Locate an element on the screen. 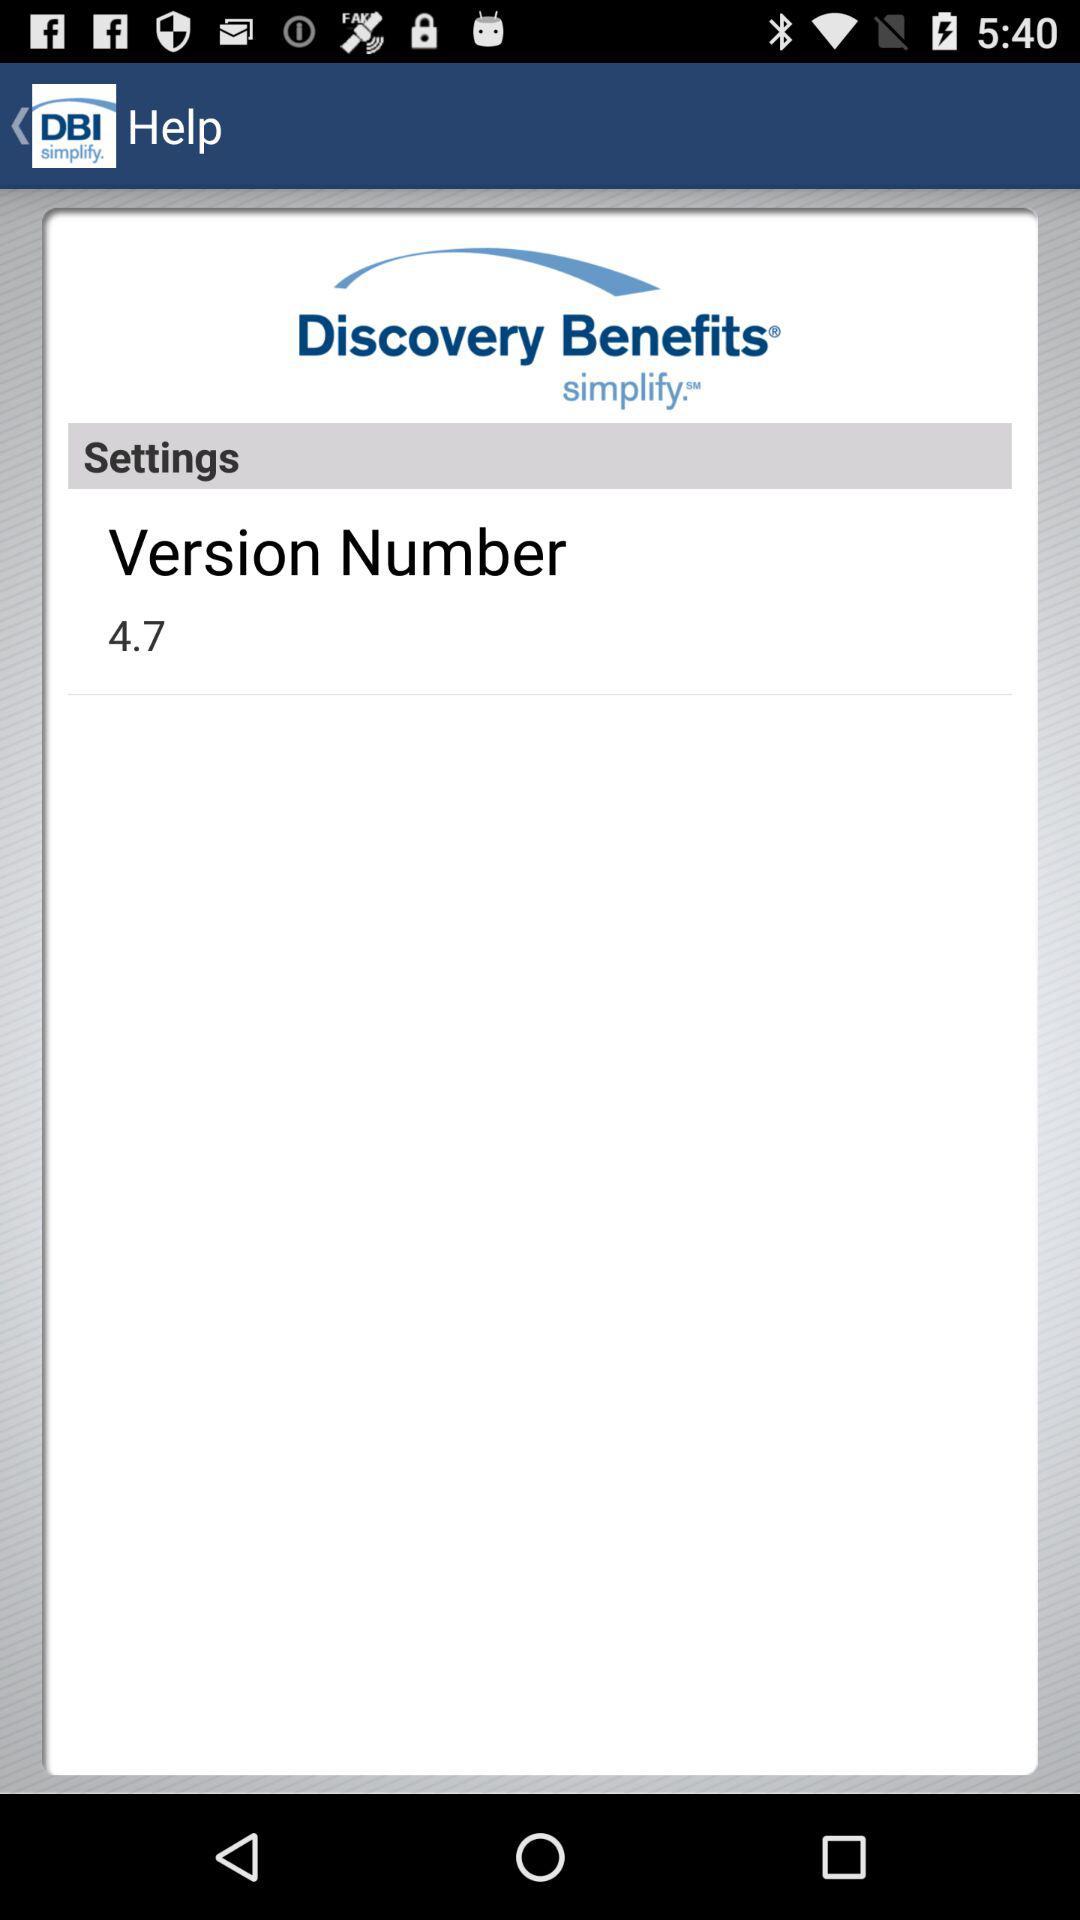 This screenshot has width=1080, height=1920. the 4.7 app is located at coordinates (135, 633).